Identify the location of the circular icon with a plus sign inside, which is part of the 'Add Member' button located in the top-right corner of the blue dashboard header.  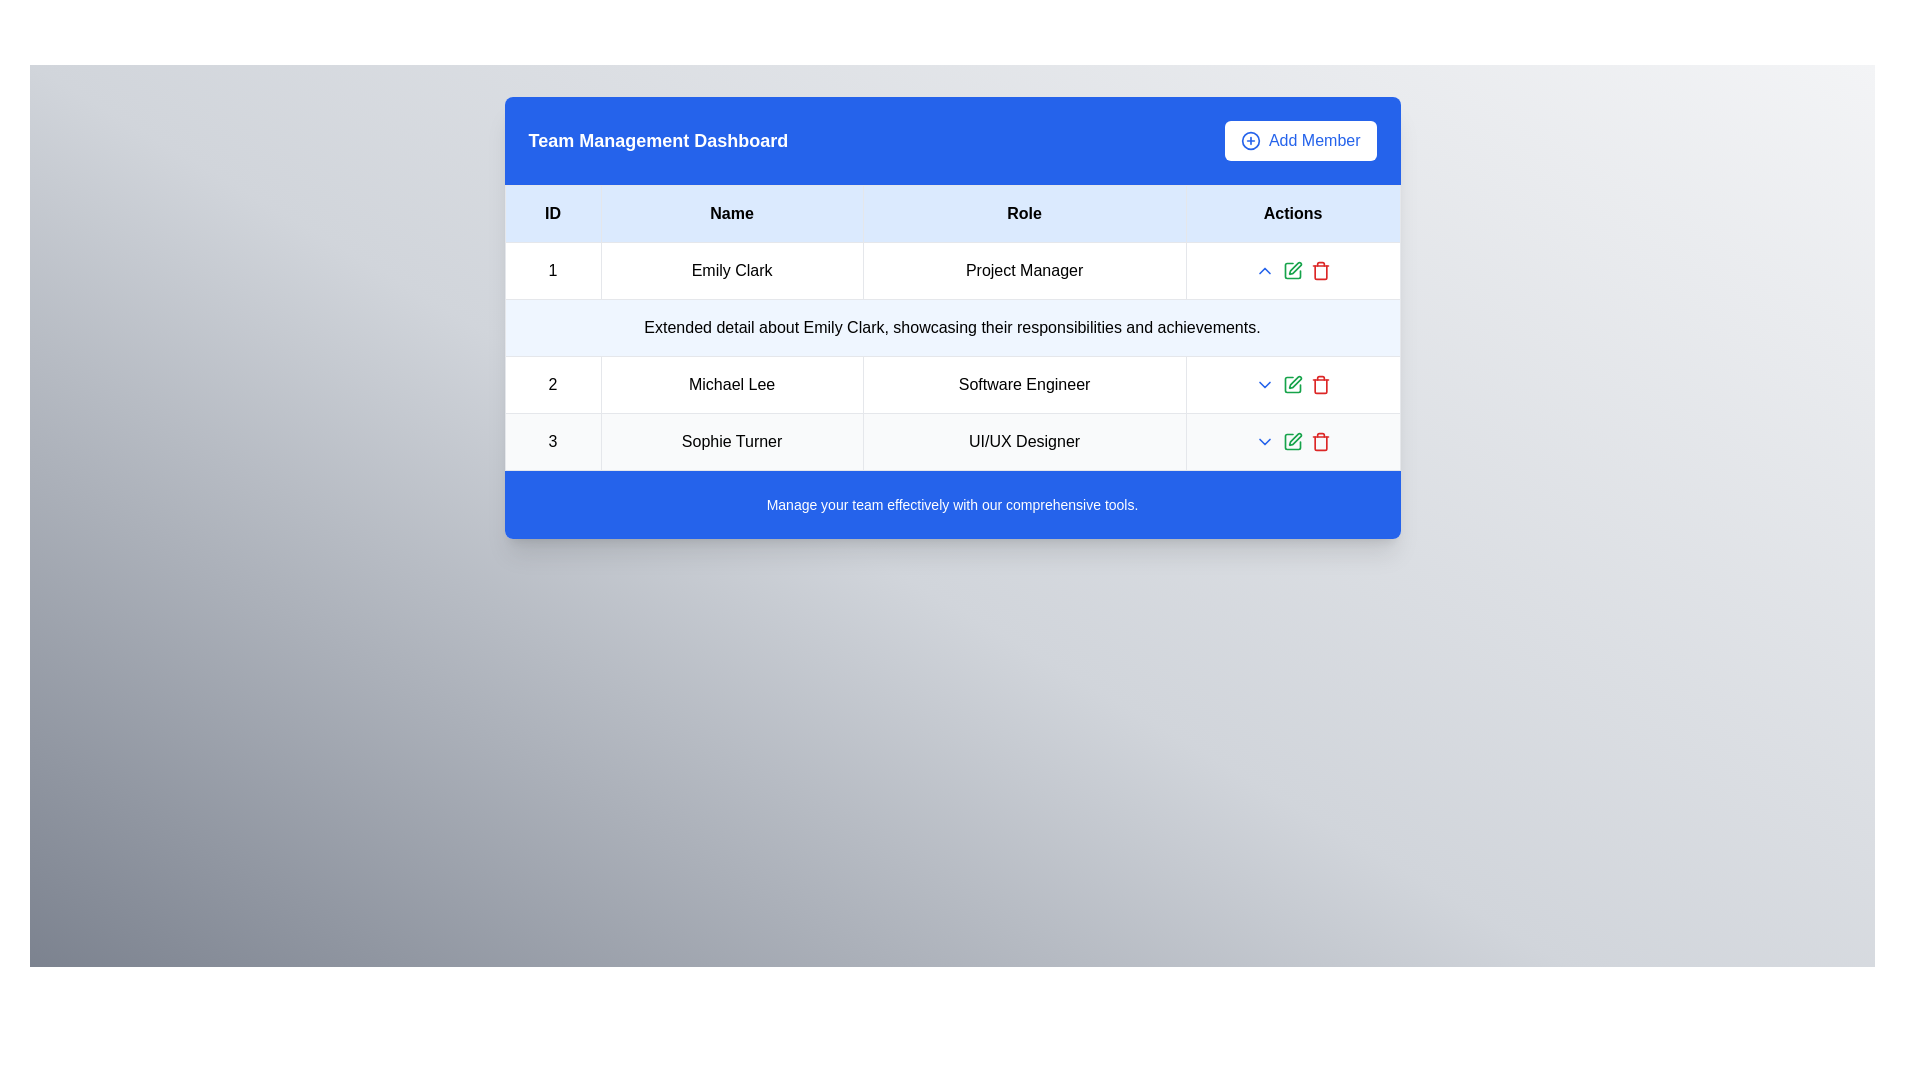
(1249, 140).